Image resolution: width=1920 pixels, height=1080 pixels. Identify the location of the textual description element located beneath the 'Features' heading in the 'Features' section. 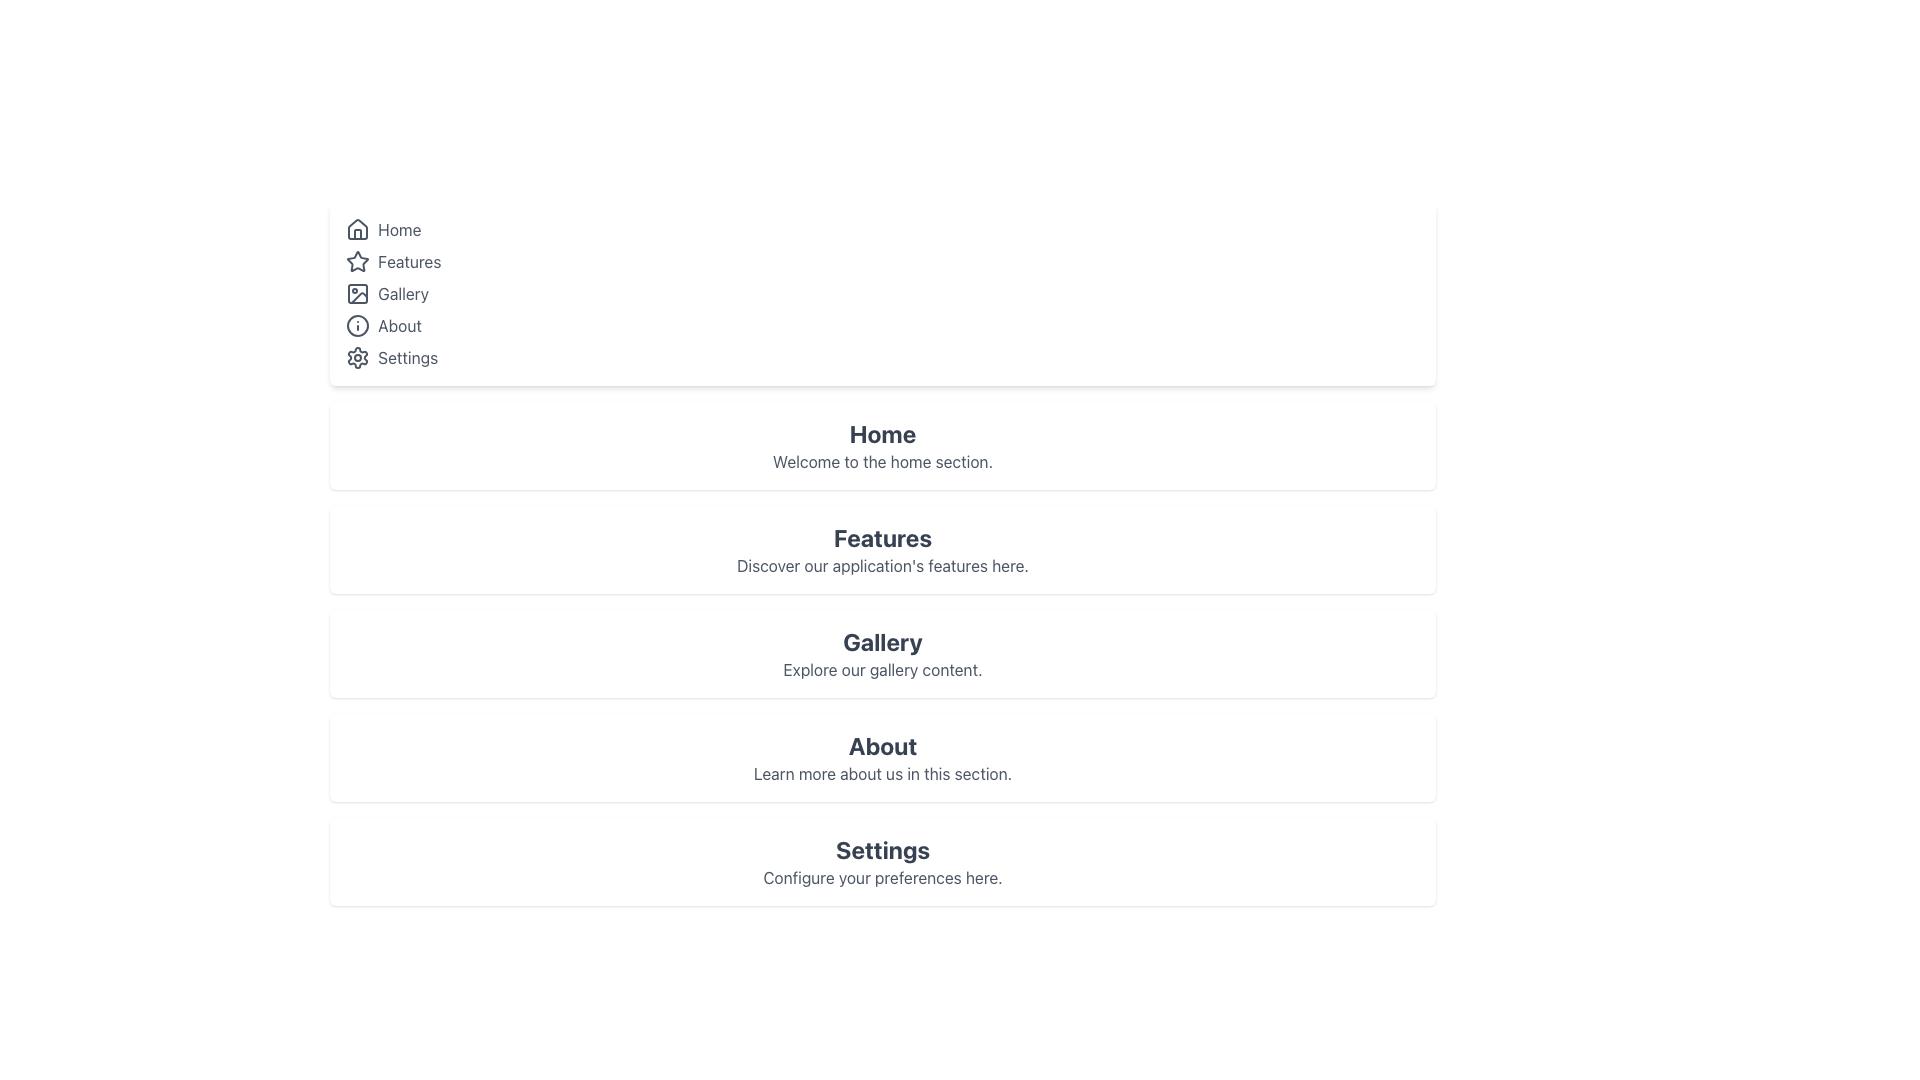
(882, 566).